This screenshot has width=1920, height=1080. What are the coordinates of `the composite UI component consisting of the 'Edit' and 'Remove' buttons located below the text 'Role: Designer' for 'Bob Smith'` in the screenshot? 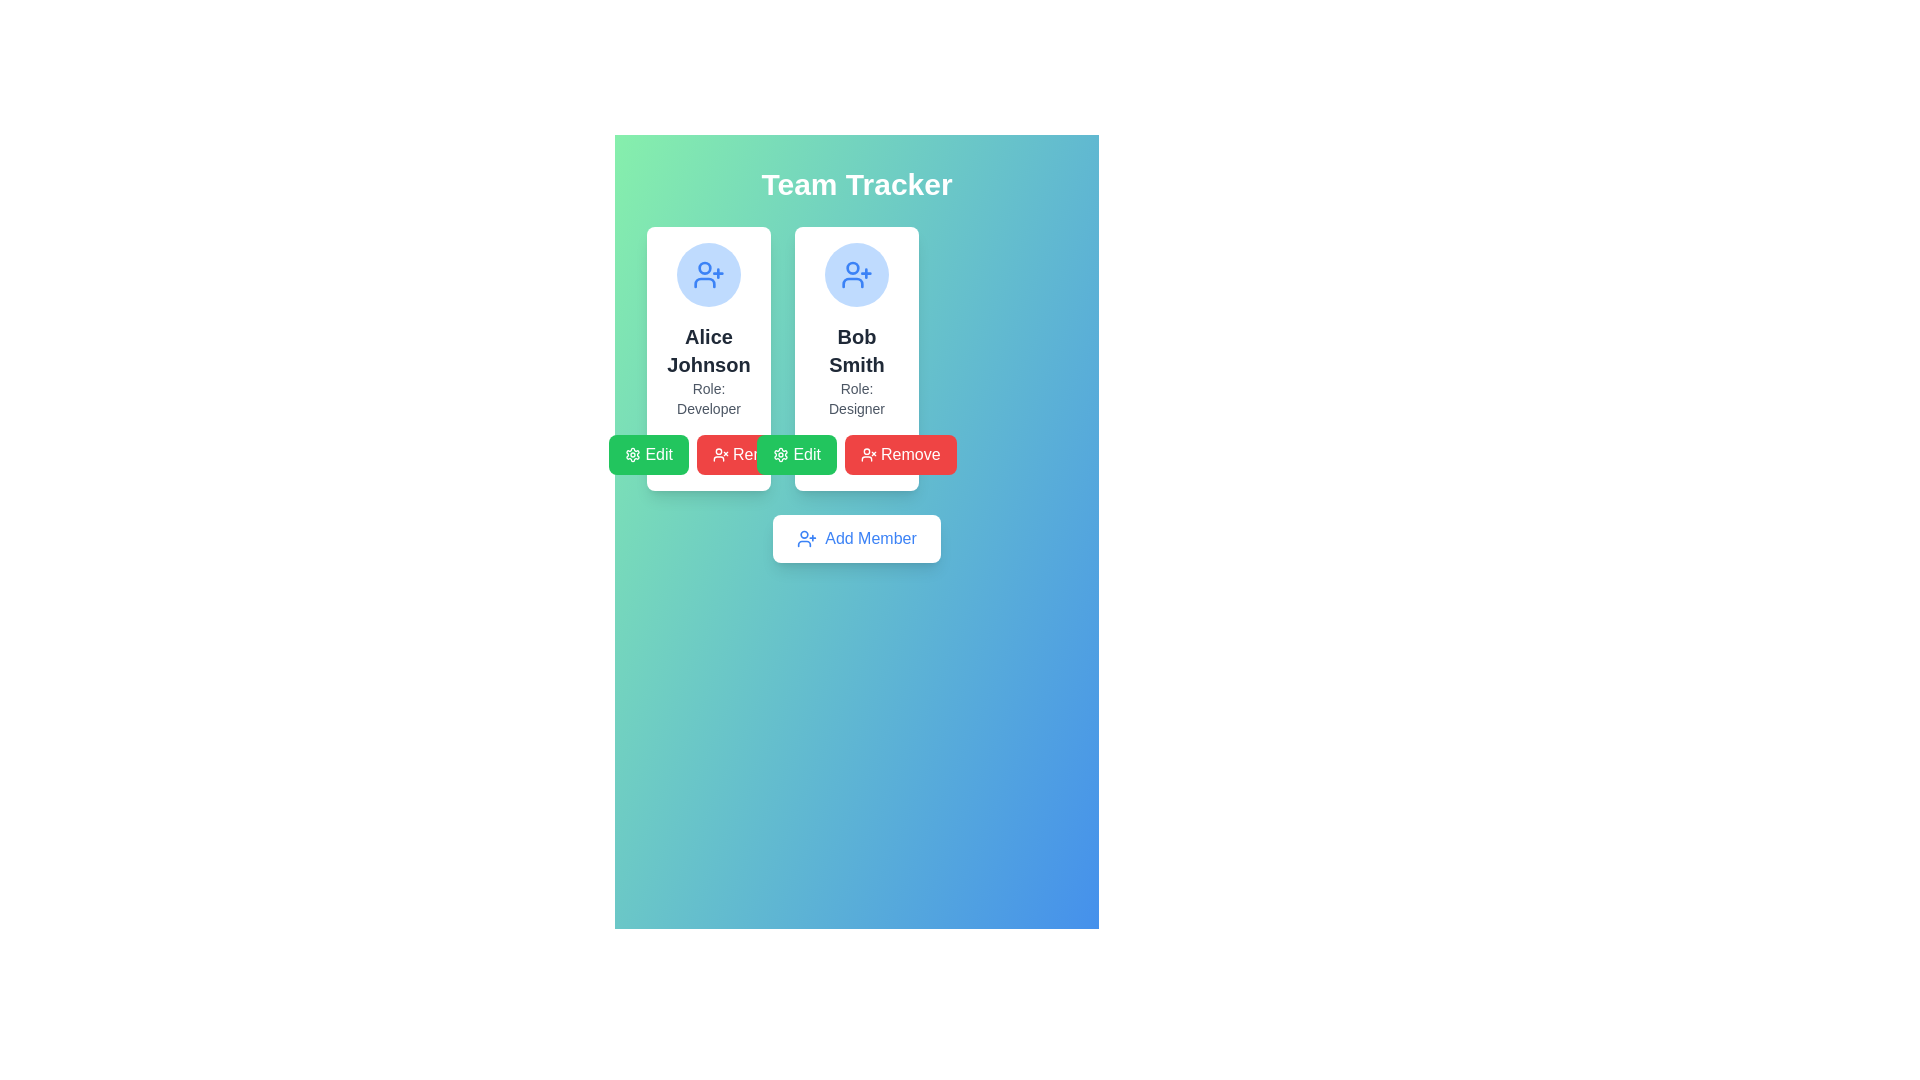 It's located at (857, 455).